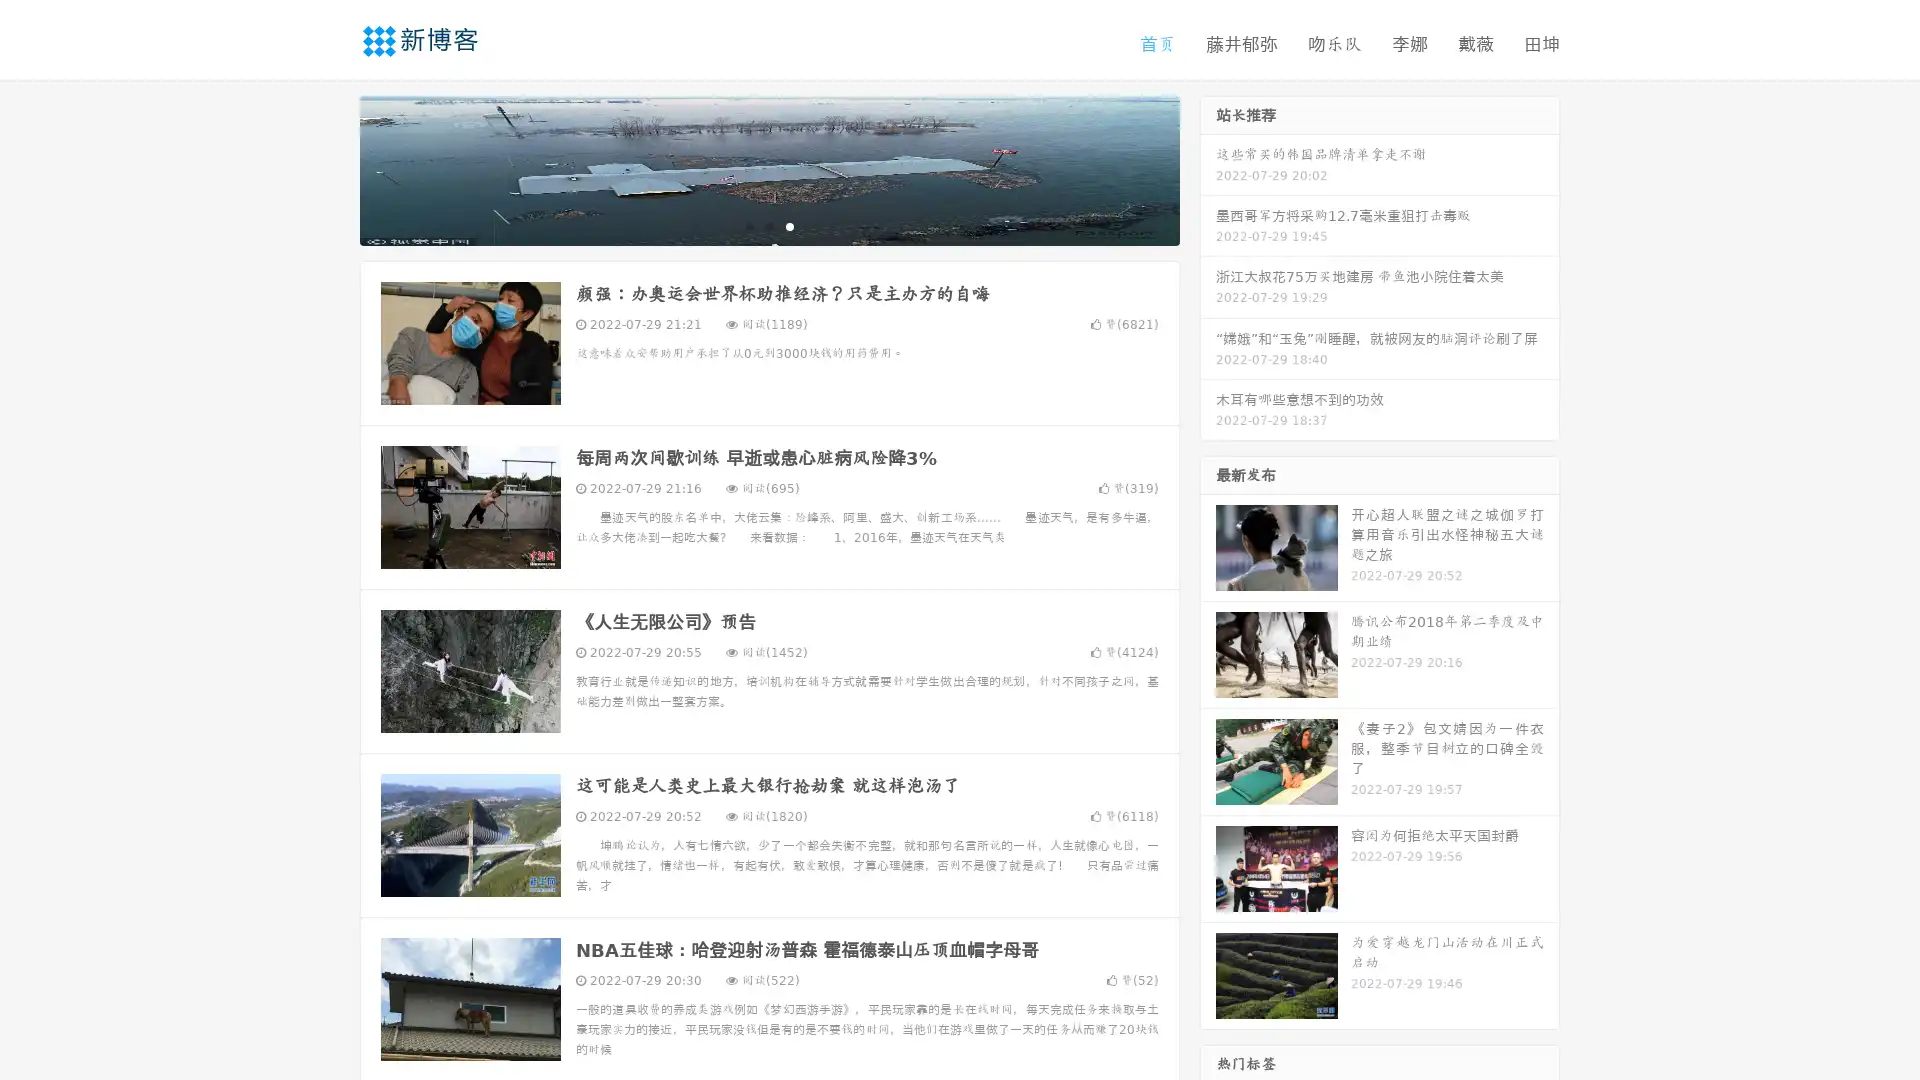 This screenshot has width=1920, height=1080. Describe the element at coordinates (748, 225) in the screenshot. I see `Go to slide 1` at that location.